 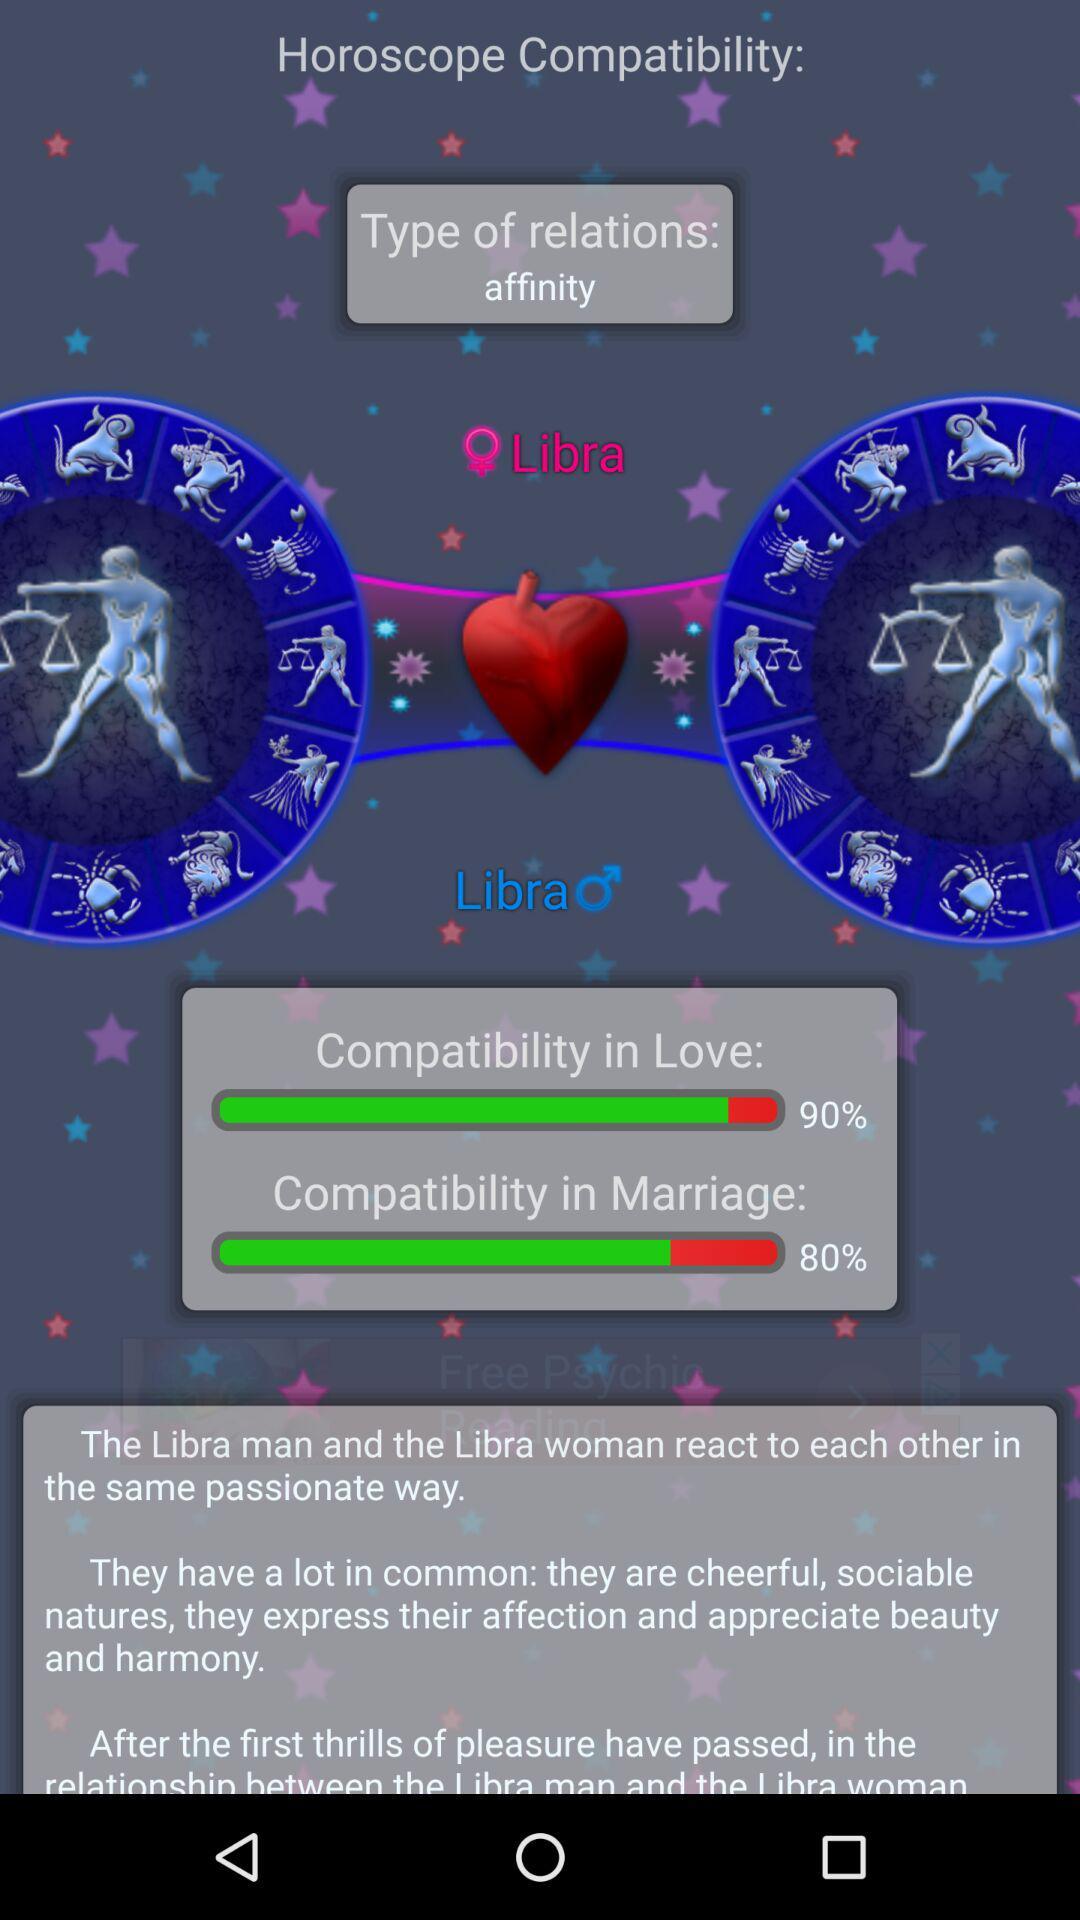 I want to click on the favorite icon, so click(x=538, y=716).